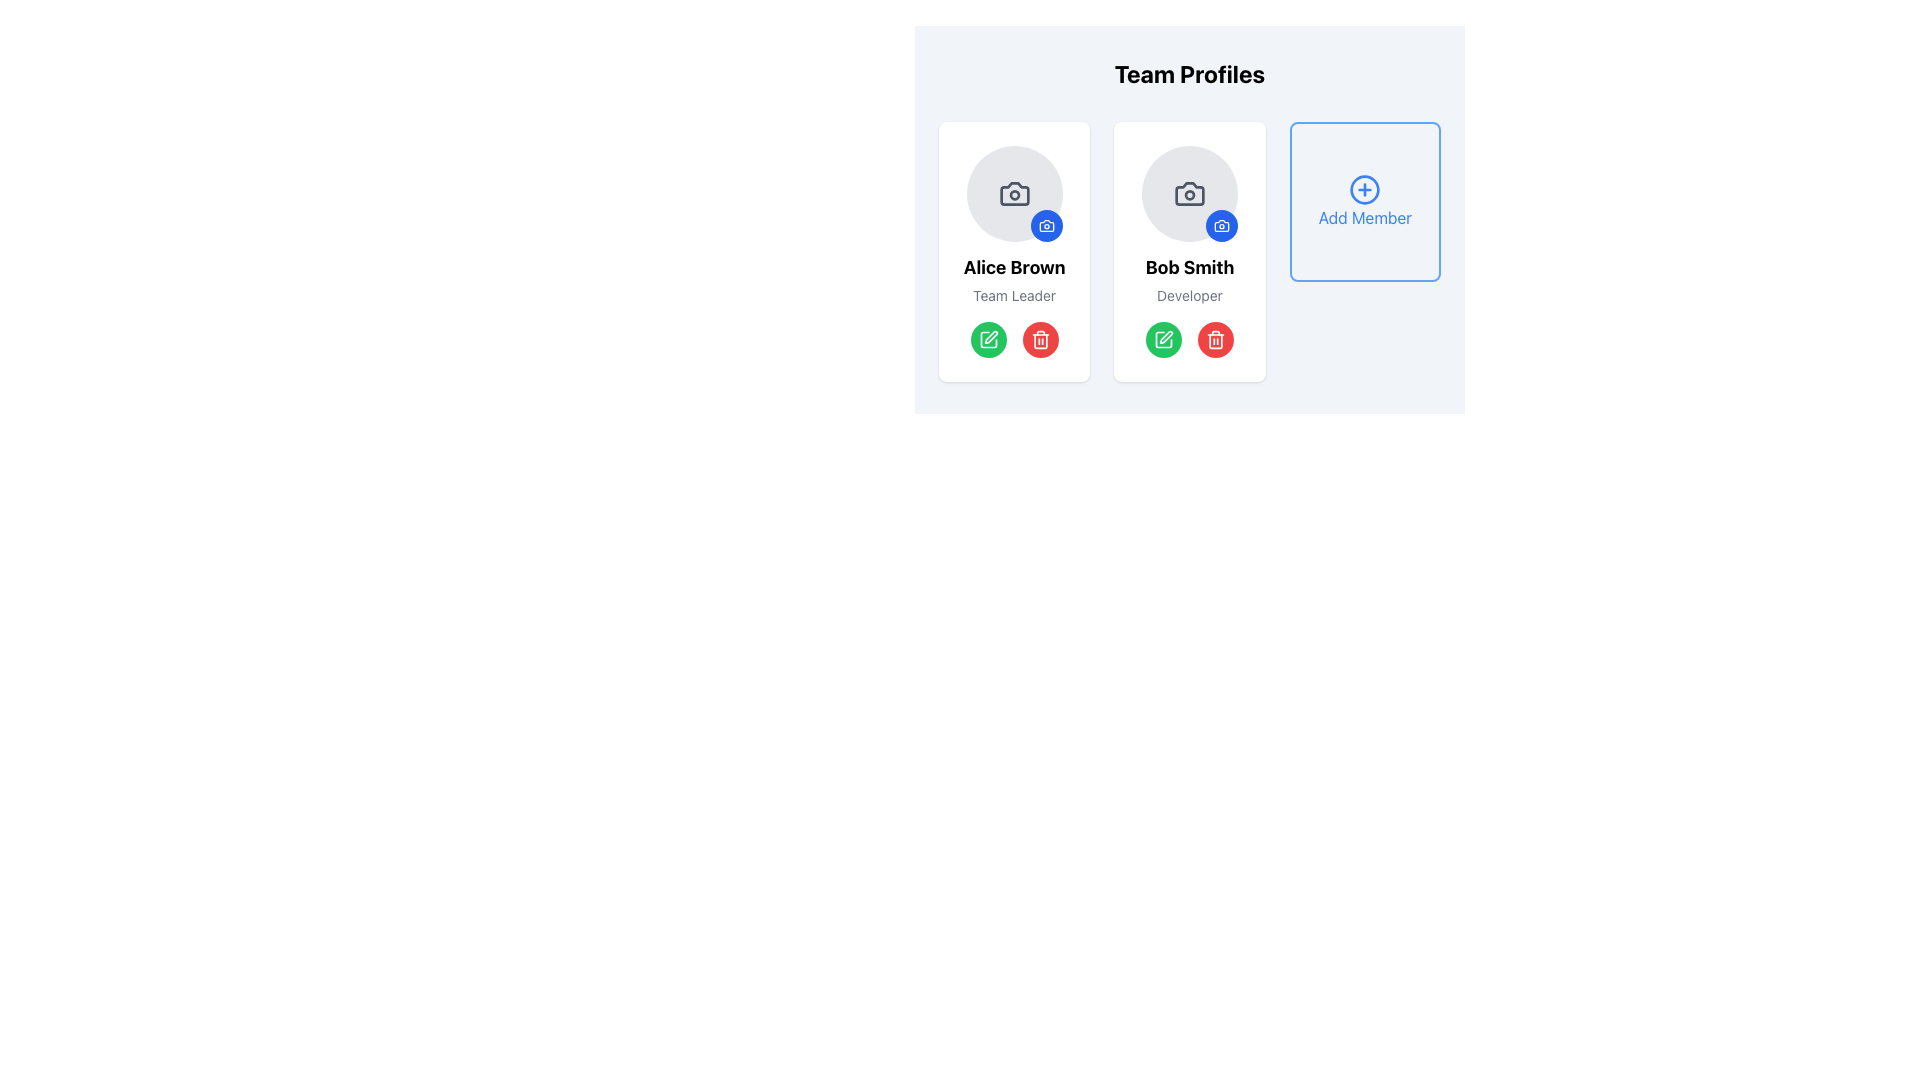 This screenshot has height=1080, width=1920. Describe the element at coordinates (1040, 338) in the screenshot. I see `the 'delete' button located below the 'Alice Brown' profile card in the 'Team Profiles' section` at that location.